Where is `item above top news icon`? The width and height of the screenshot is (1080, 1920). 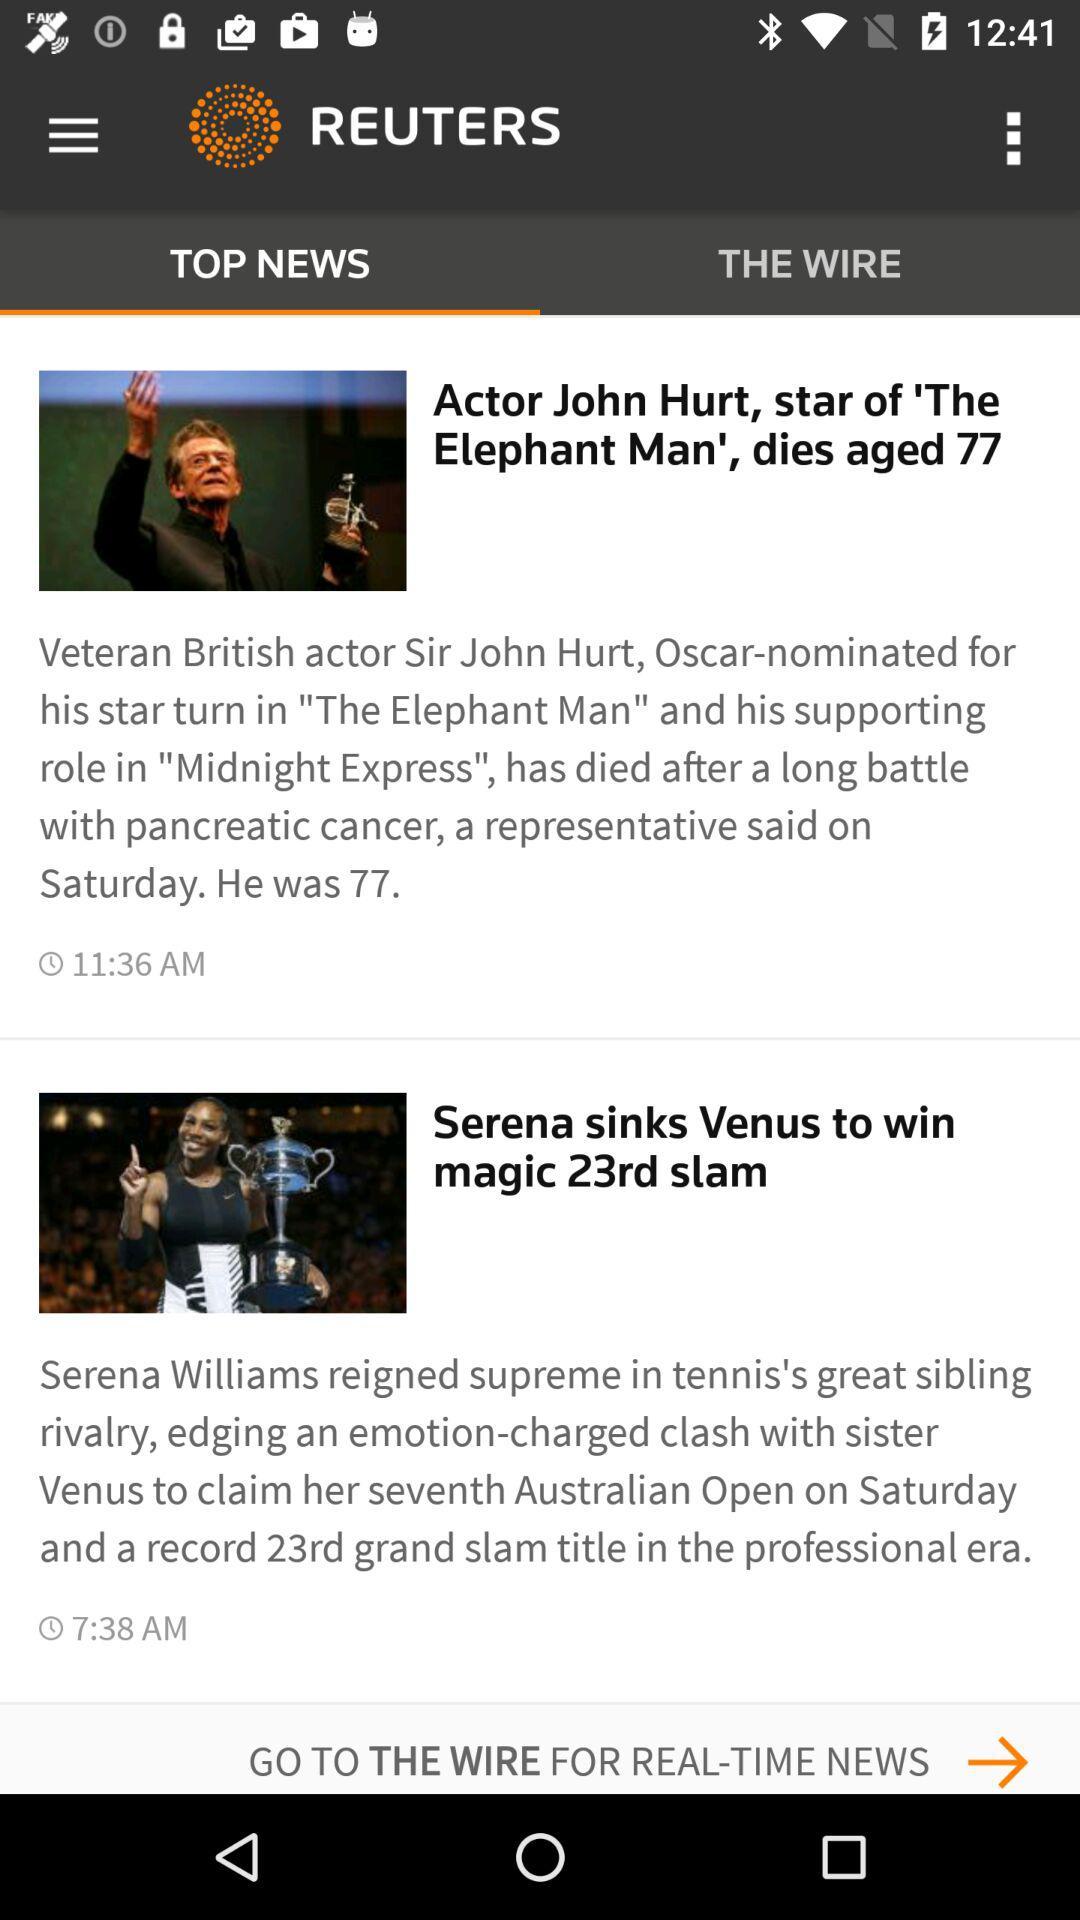 item above top news icon is located at coordinates (72, 135).